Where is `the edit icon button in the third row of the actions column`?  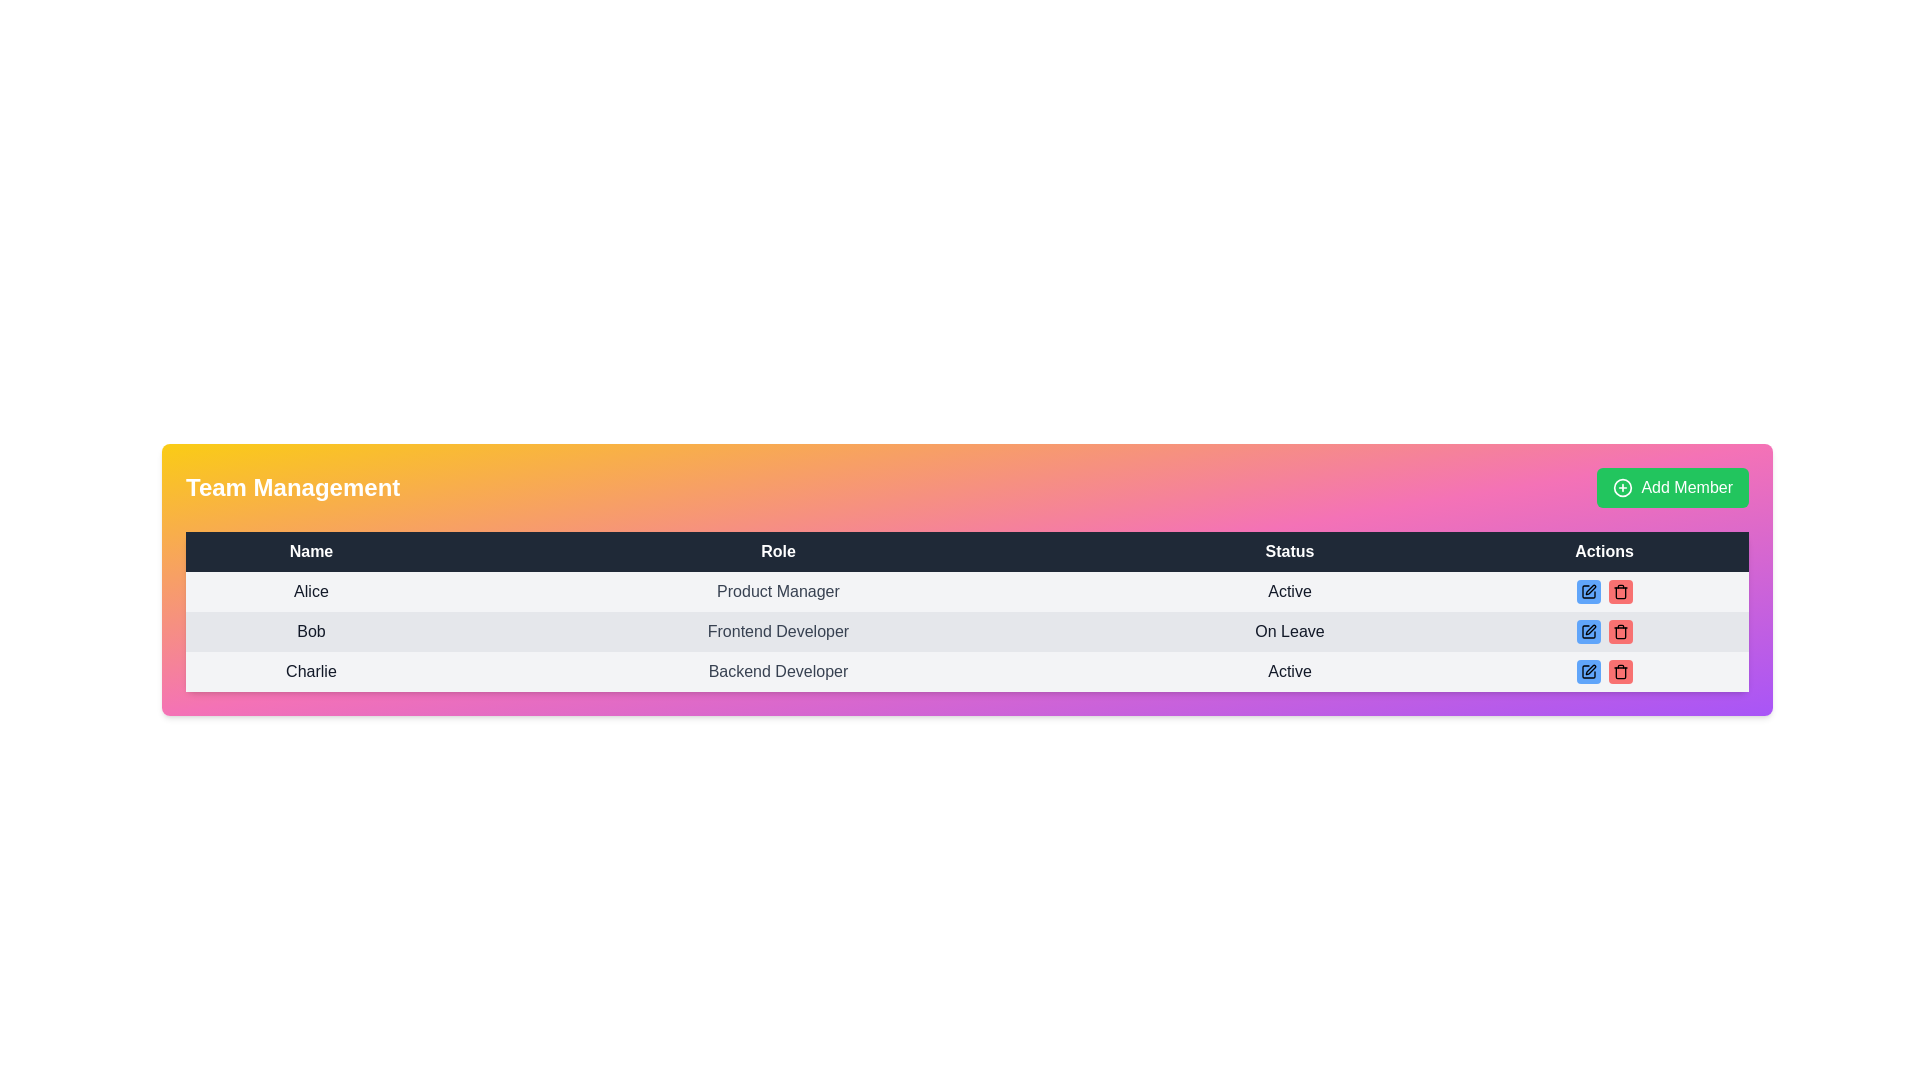
the edit icon button in the third row of the actions column is located at coordinates (1587, 632).